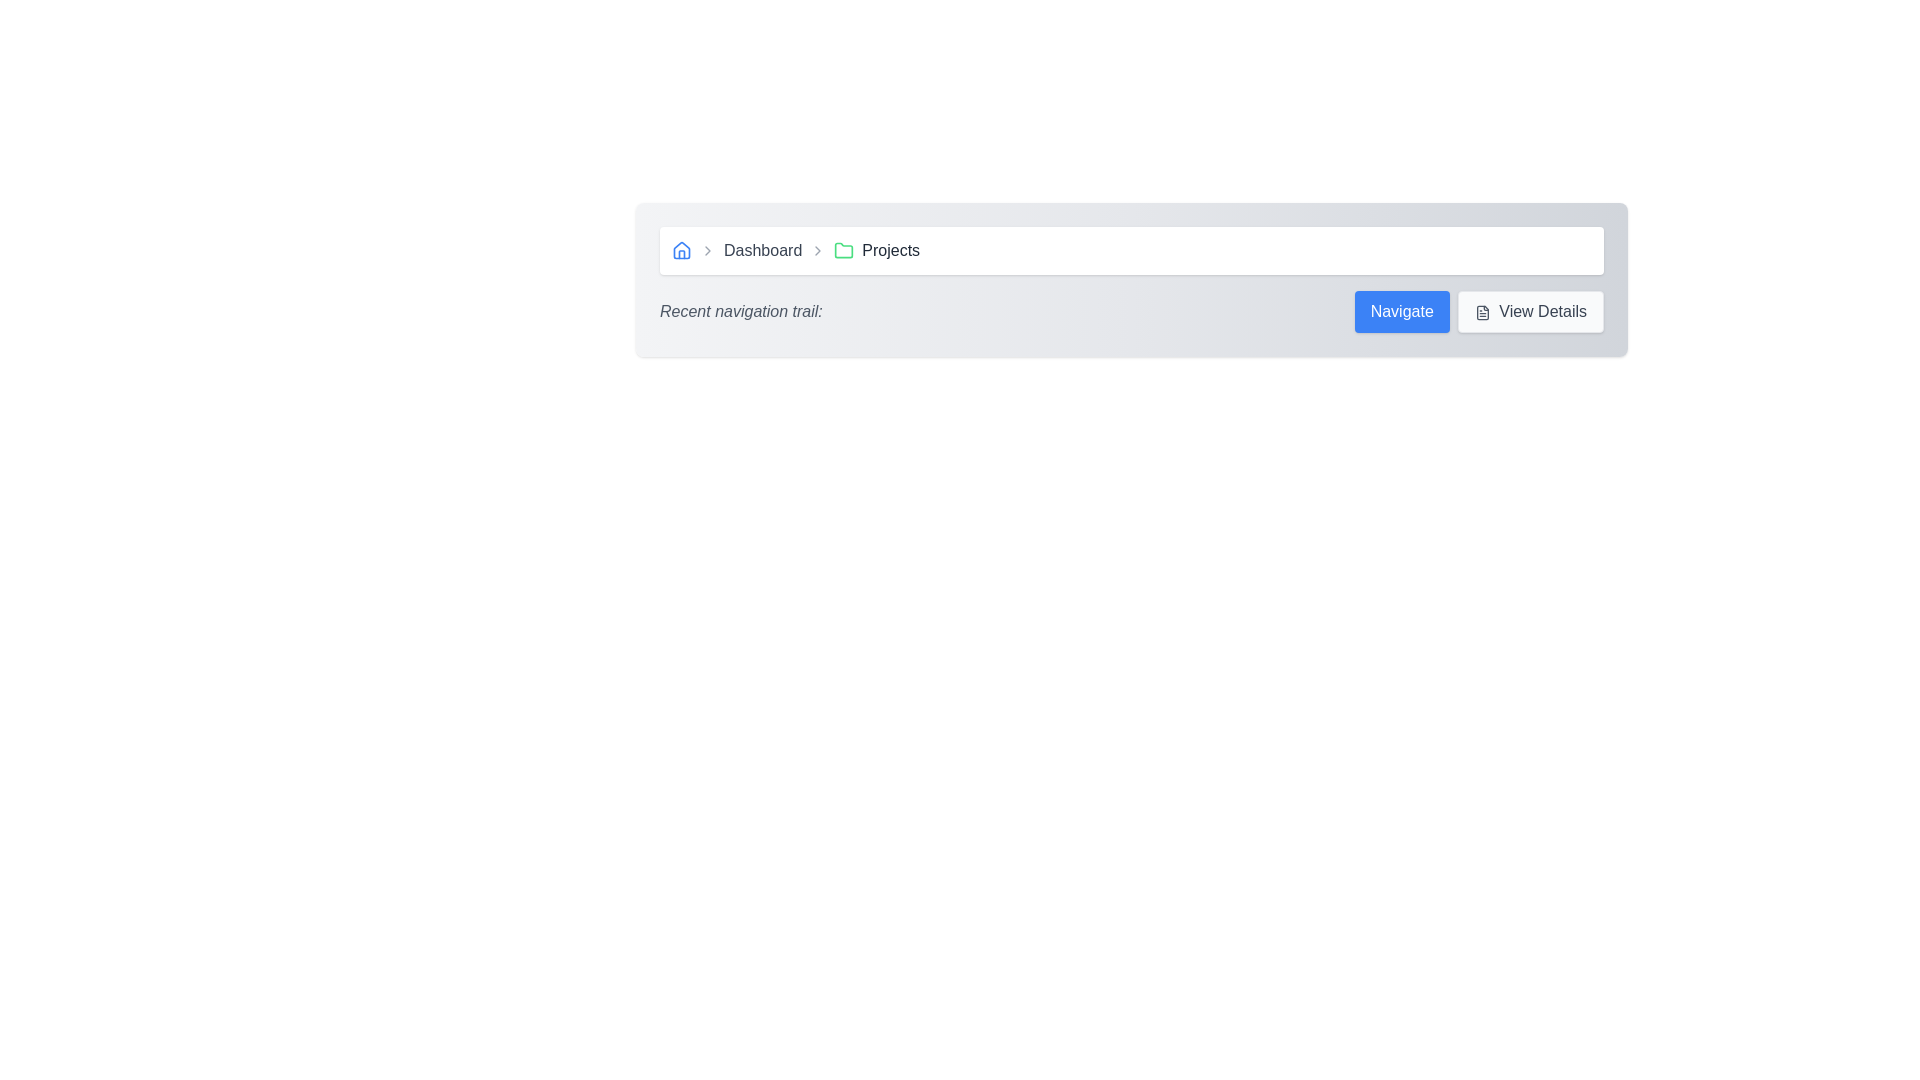 This screenshot has height=1080, width=1920. What do you see at coordinates (844, 249) in the screenshot?
I see `the folder icon in the breadcrumb navigation that represents the 'Projects' section, which is positioned between the 'Dashboard' and 'Projects' labels` at bounding box center [844, 249].